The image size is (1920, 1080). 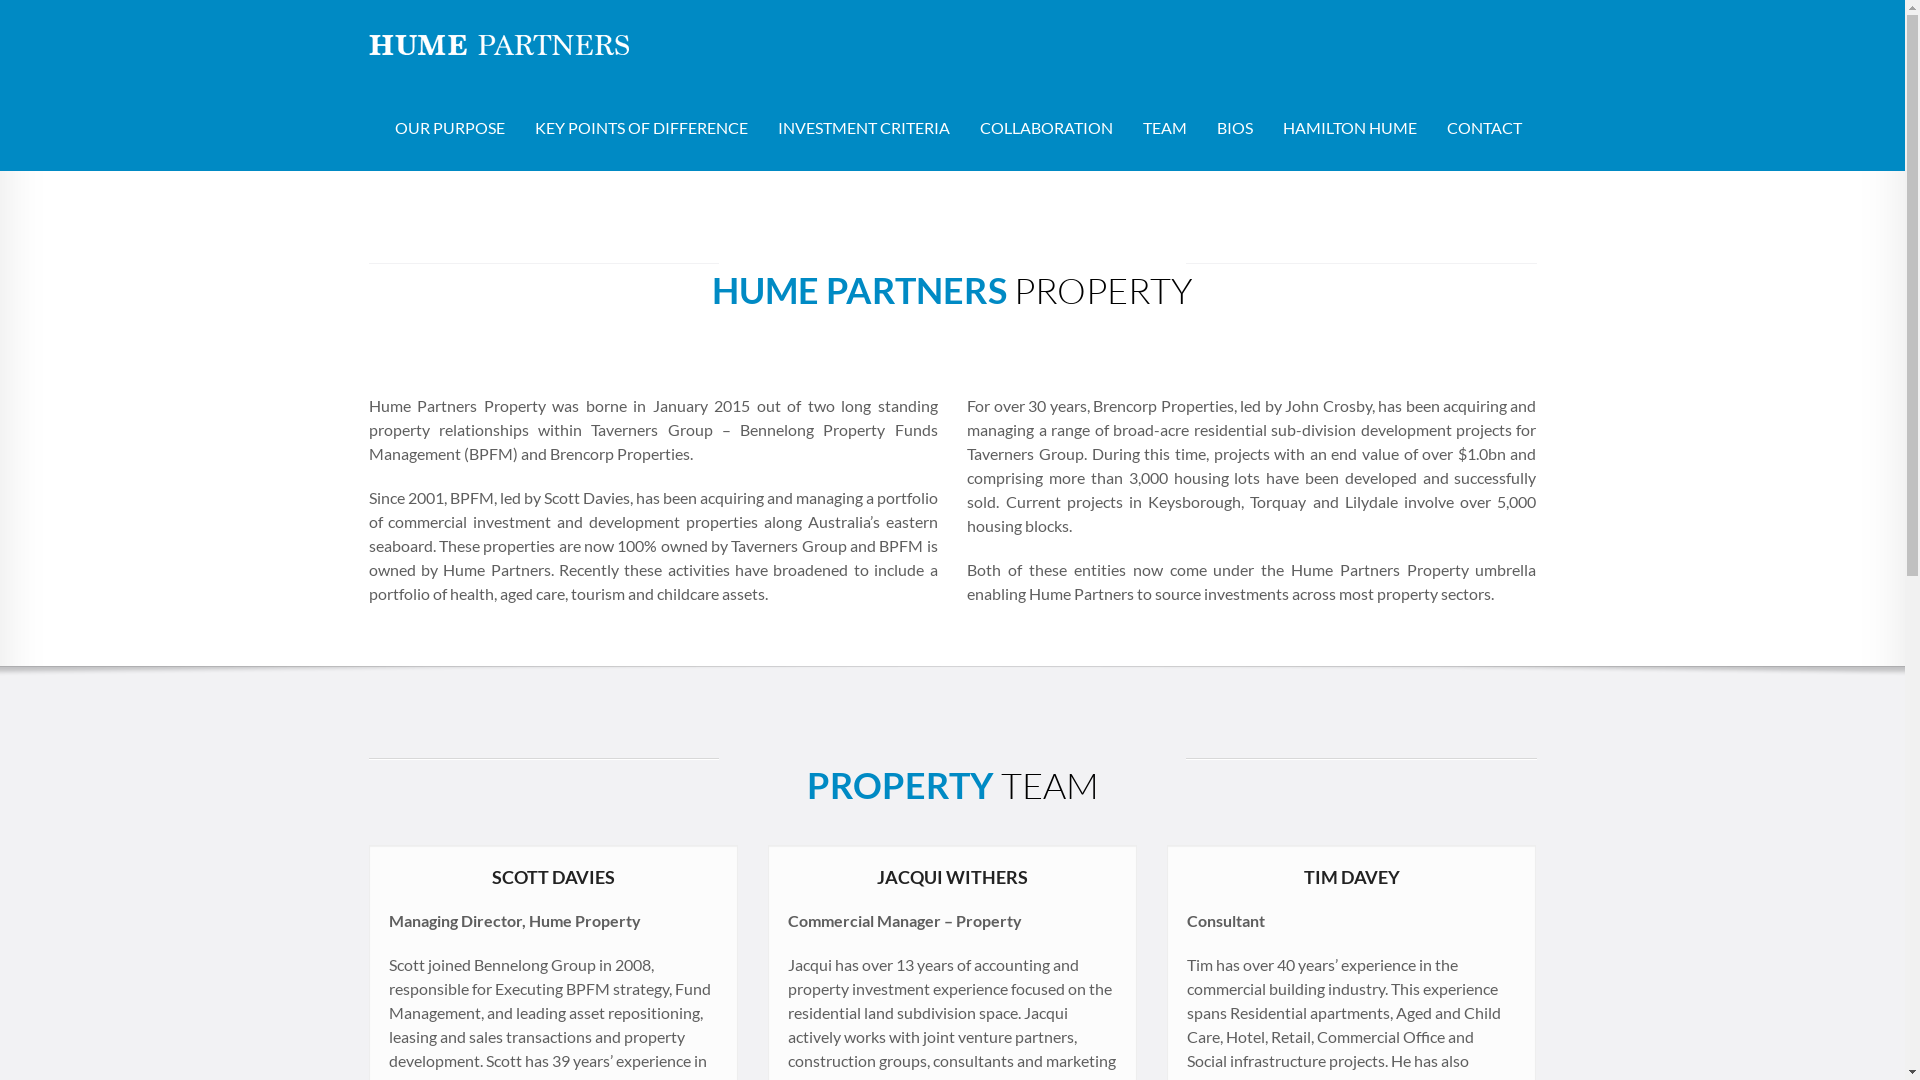 I want to click on 'HAMILTON HUME', so click(x=1266, y=127).